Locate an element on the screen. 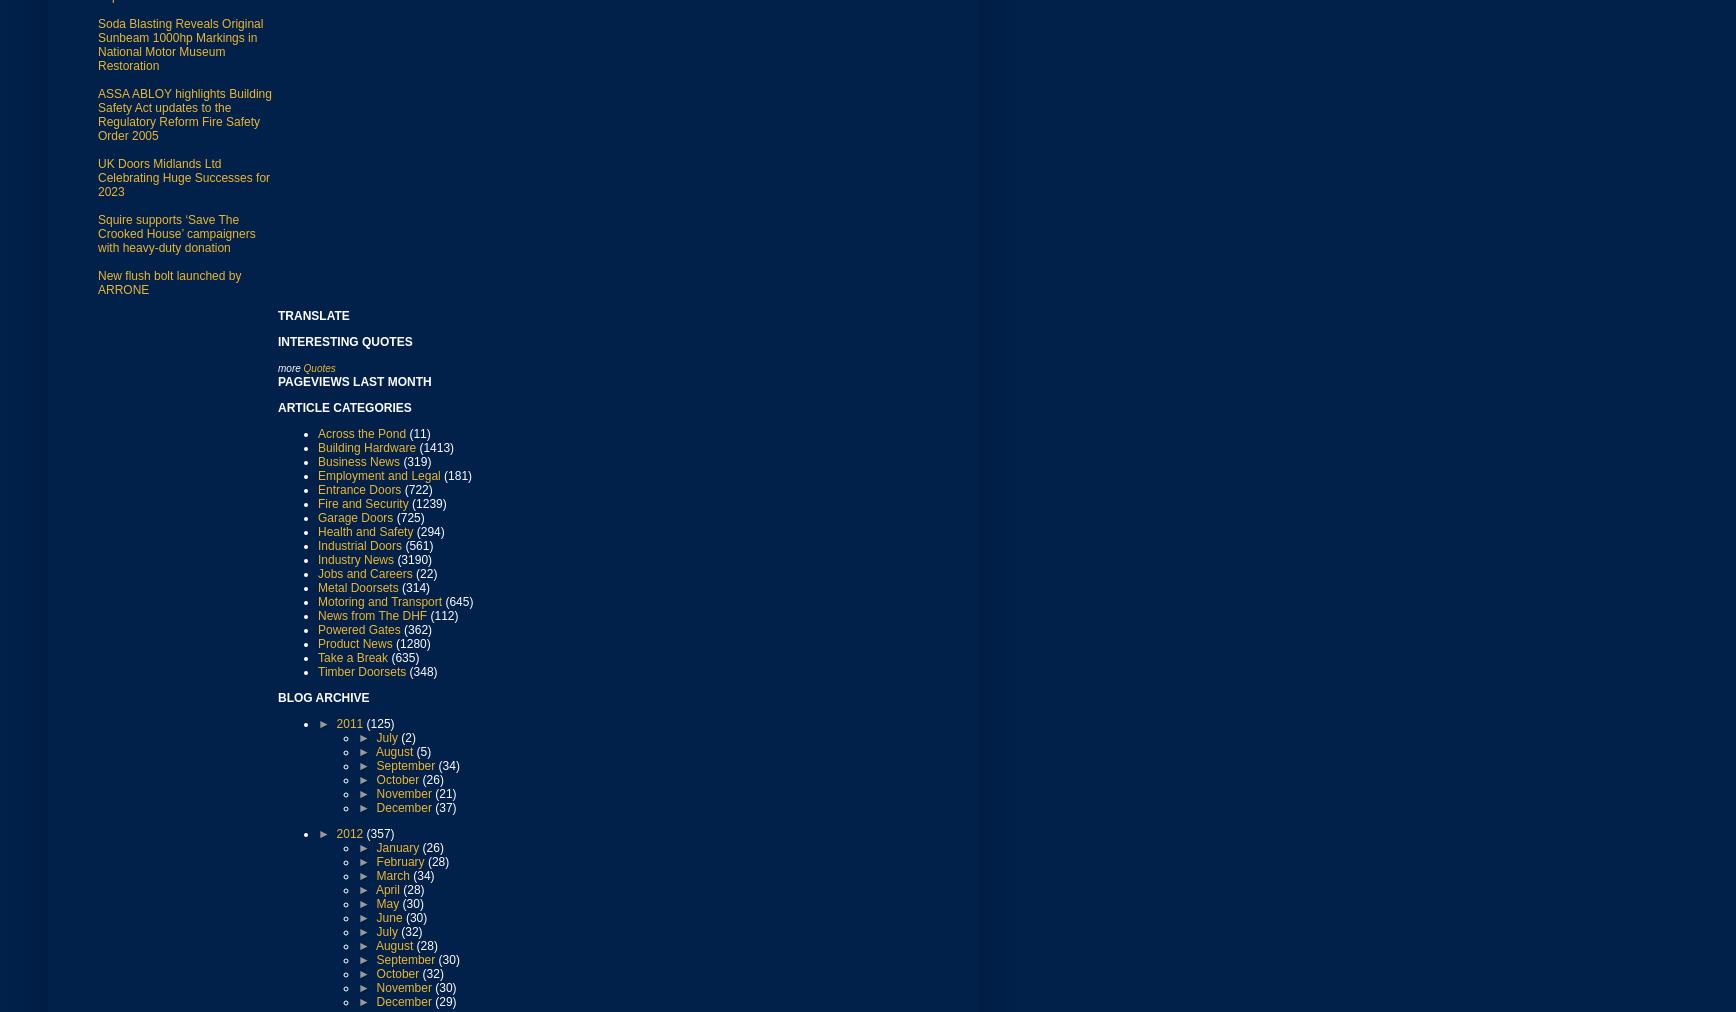 Image resolution: width=1736 pixels, height=1012 pixels. '(29)' is located at coordinates (435, 1000).